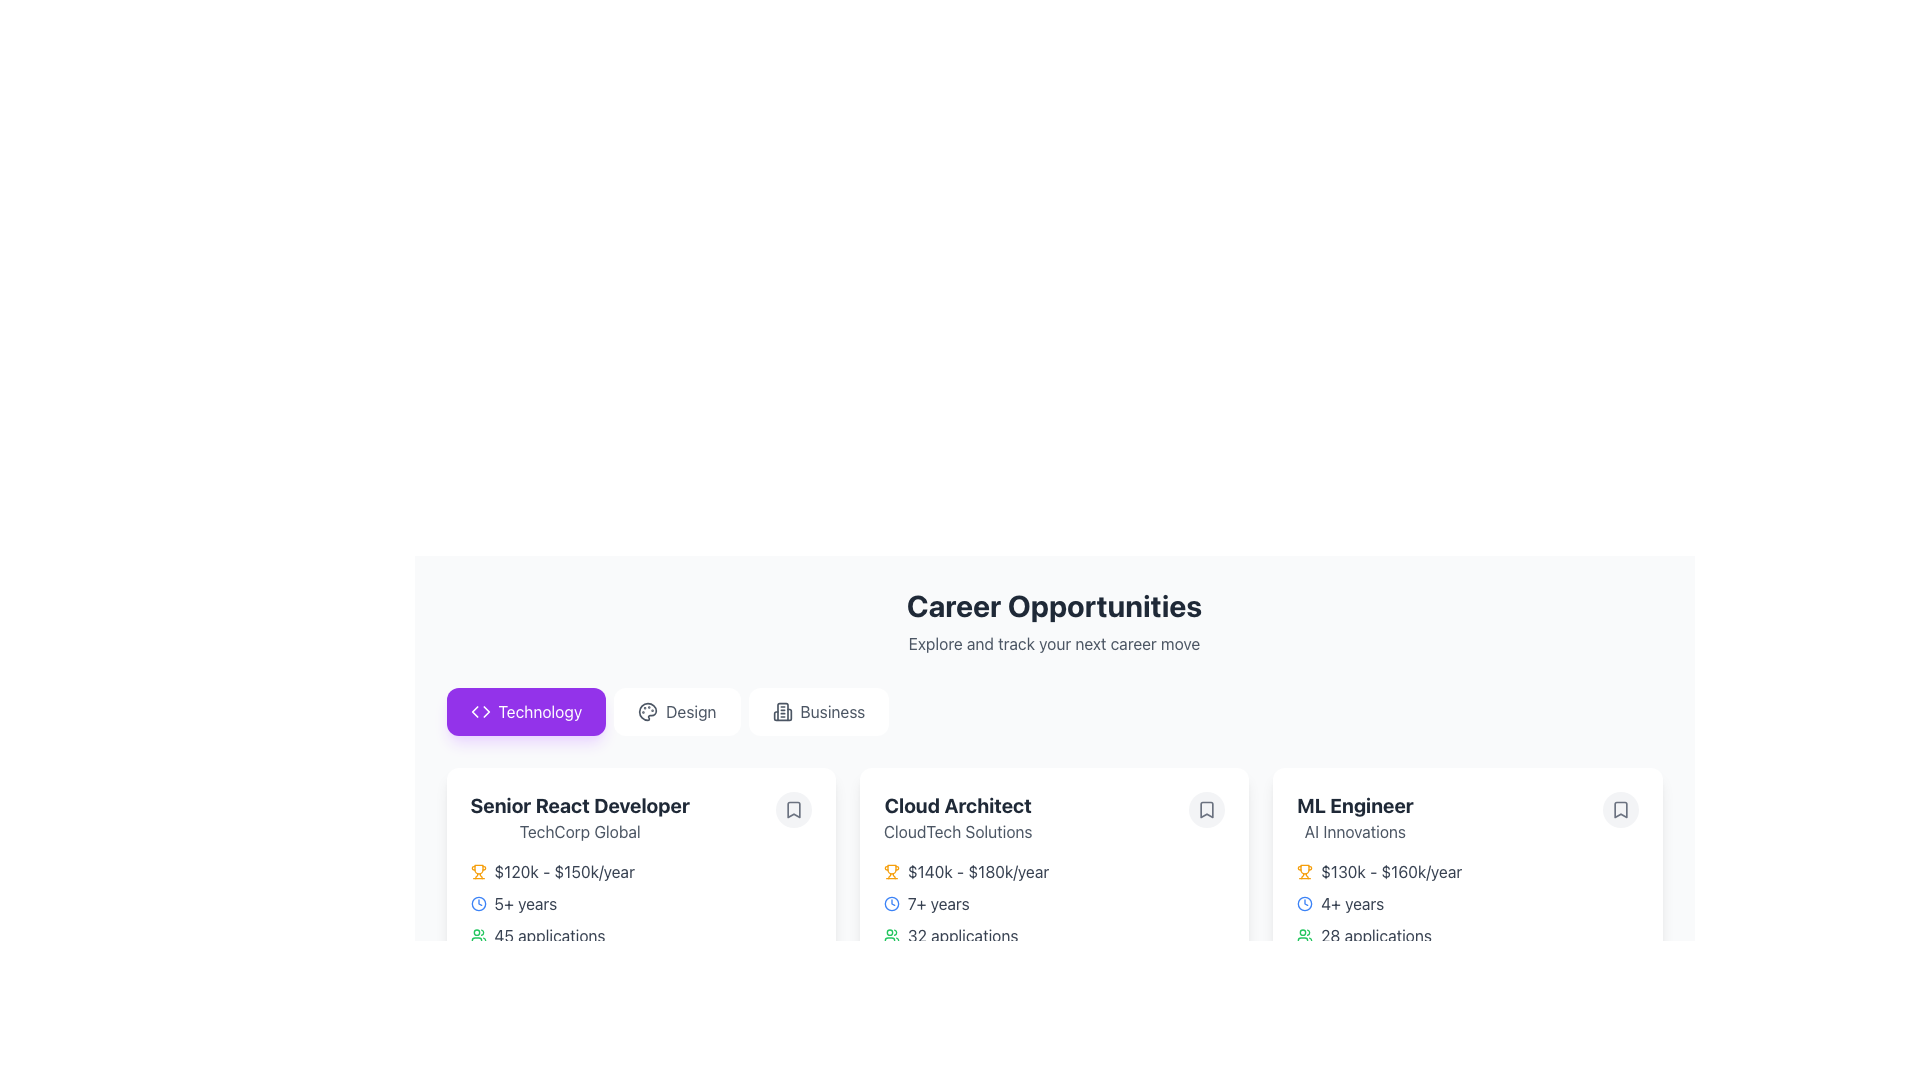 The image size is (1920, 1080). Describe the element at coordinates (641, 1018) in the screenshot. I see `the Label with icons indicating the verification status and rating of the job posting for the 'Senior React Developer' card, located at the bottom center beneath the skill tags` at that location.